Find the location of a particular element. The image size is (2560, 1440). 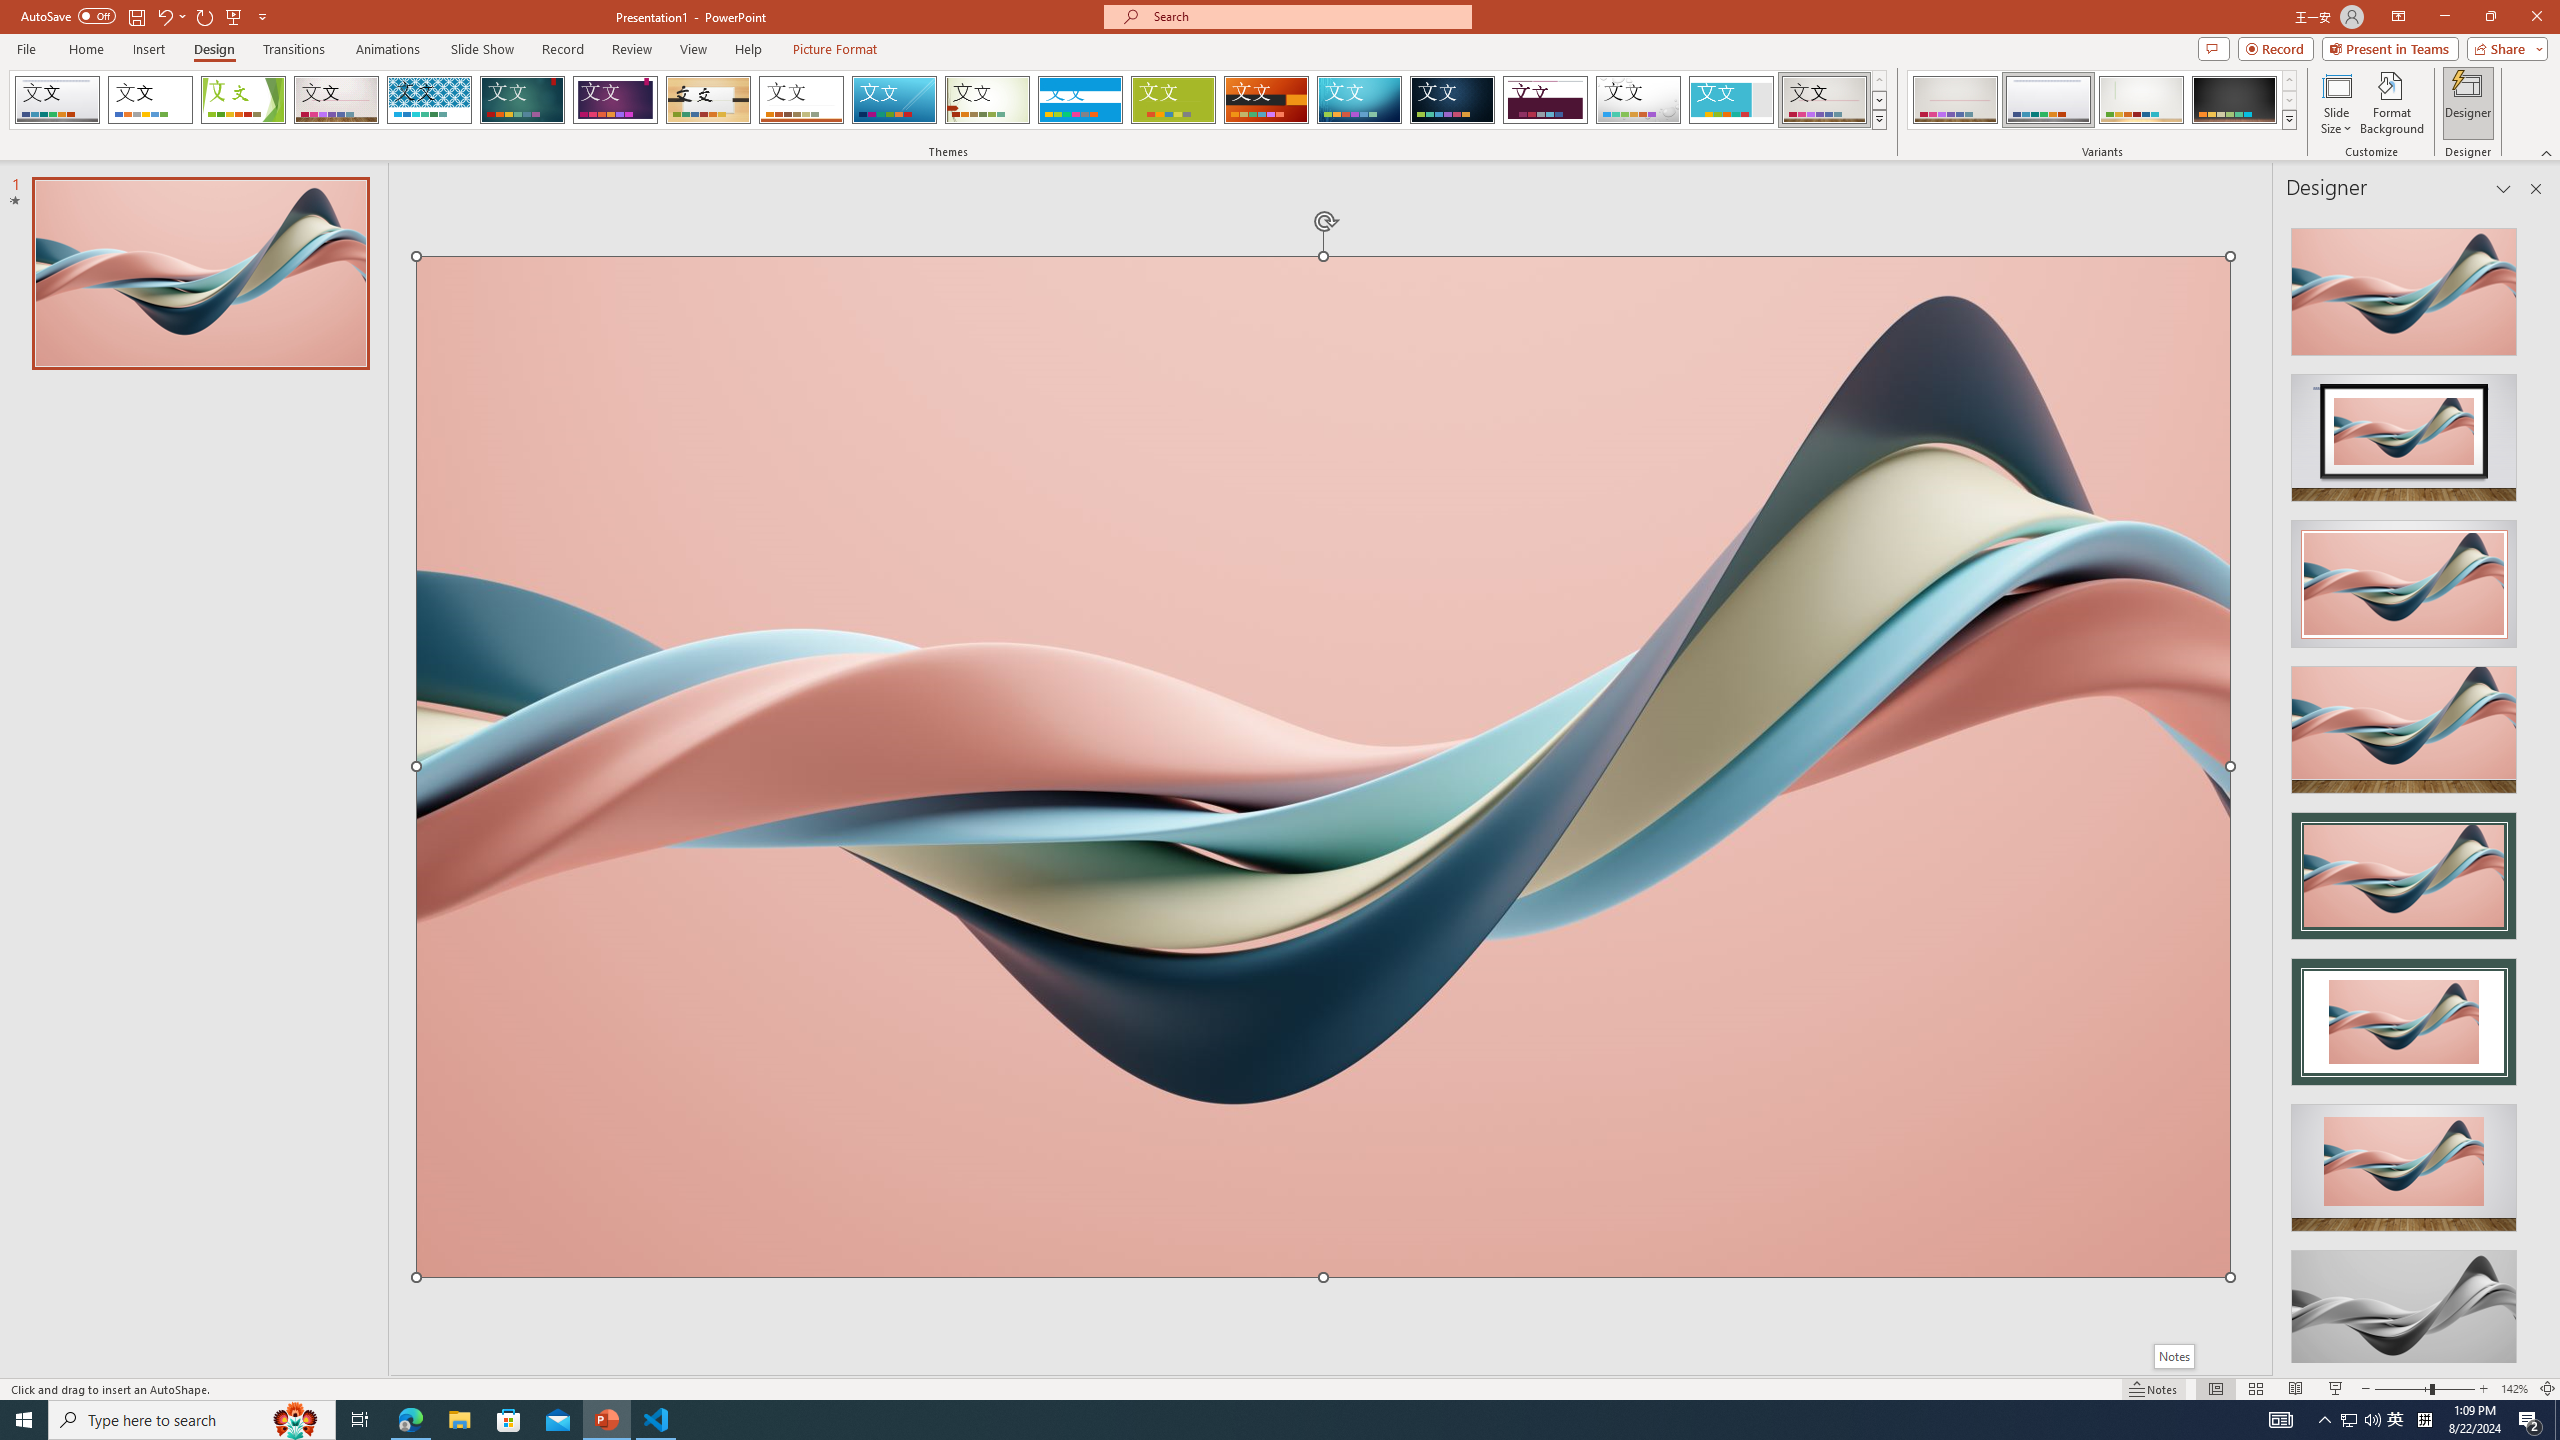

'Facet' is located at coordinates (242, 99).